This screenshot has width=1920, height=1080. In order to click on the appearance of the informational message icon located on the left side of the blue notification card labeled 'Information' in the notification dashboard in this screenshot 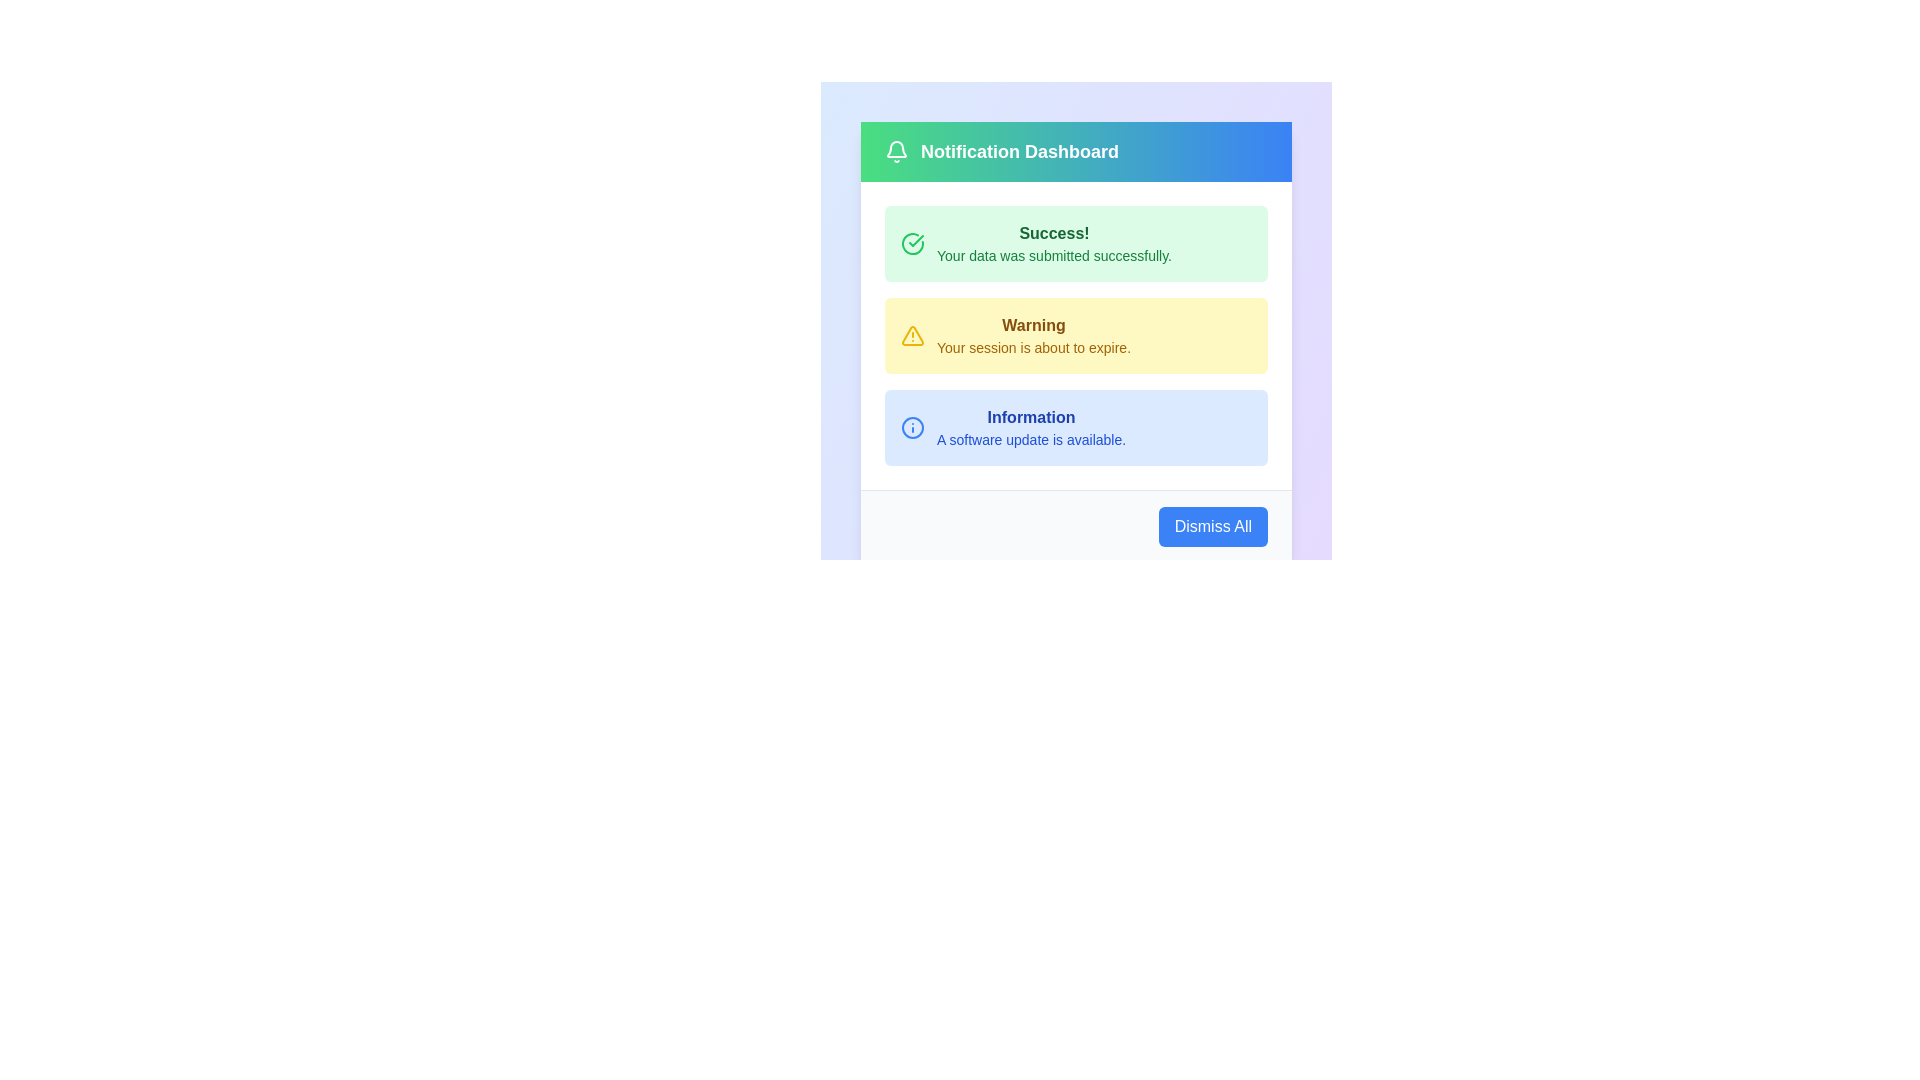, I will do `click(911, 427)`.